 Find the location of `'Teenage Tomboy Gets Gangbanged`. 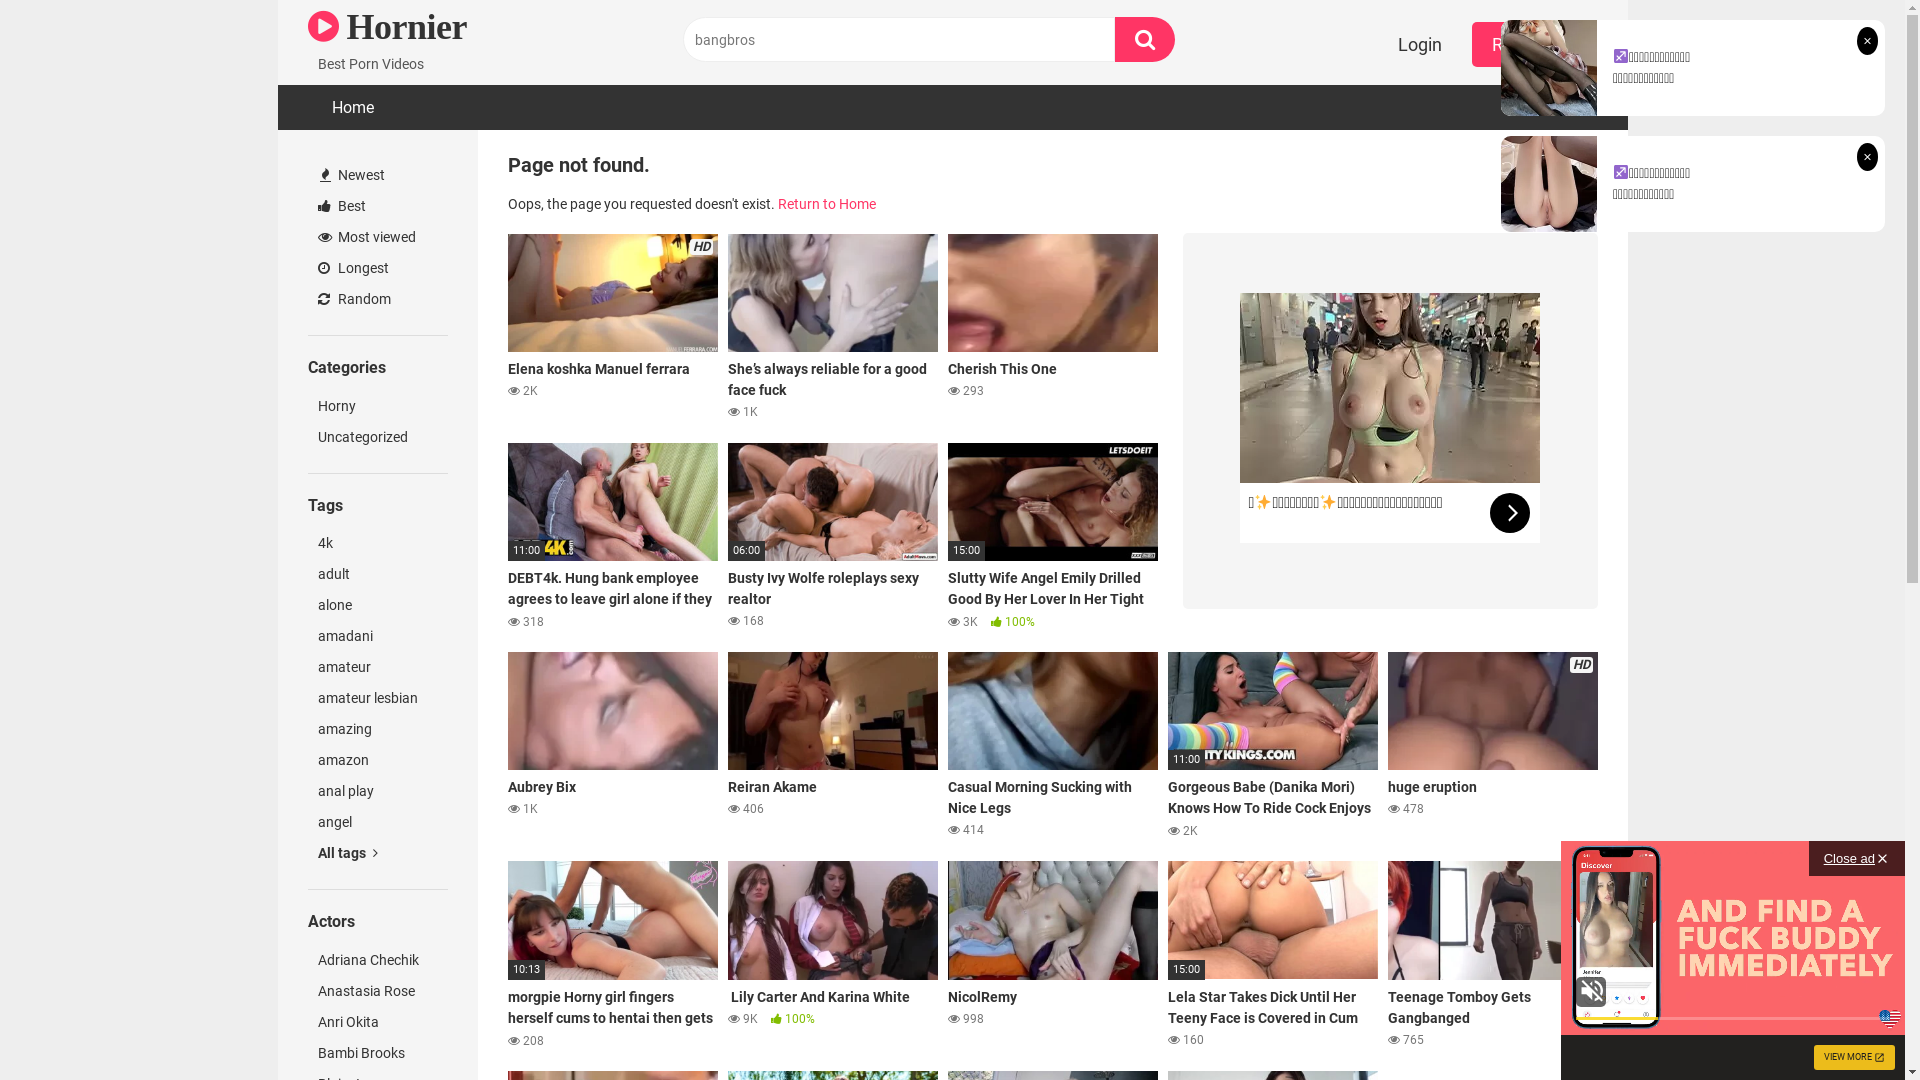

'Teenage Tomboy Gets Gangbanged is located at coordinates (1386, 954).